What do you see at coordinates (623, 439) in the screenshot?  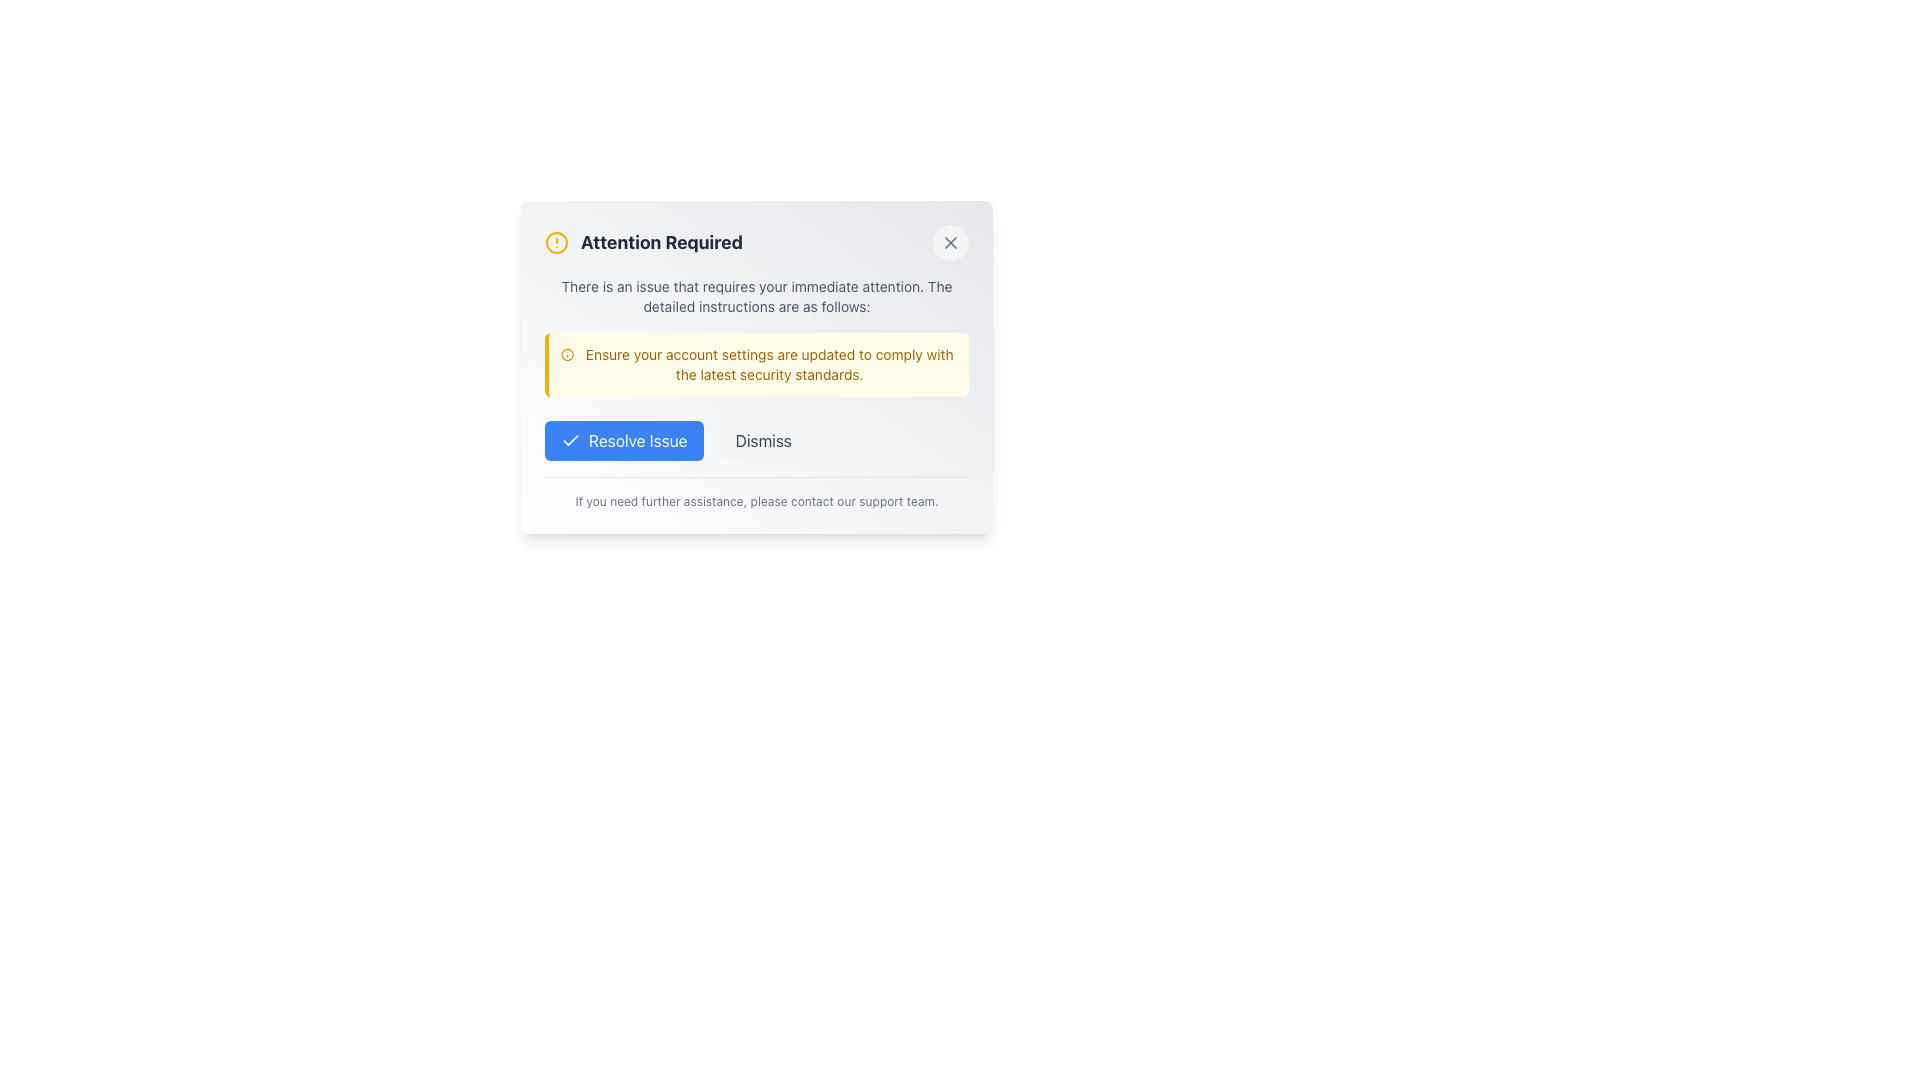 I see `the issue resolution button using keyboard navigation` at bounding box center [623, 439].